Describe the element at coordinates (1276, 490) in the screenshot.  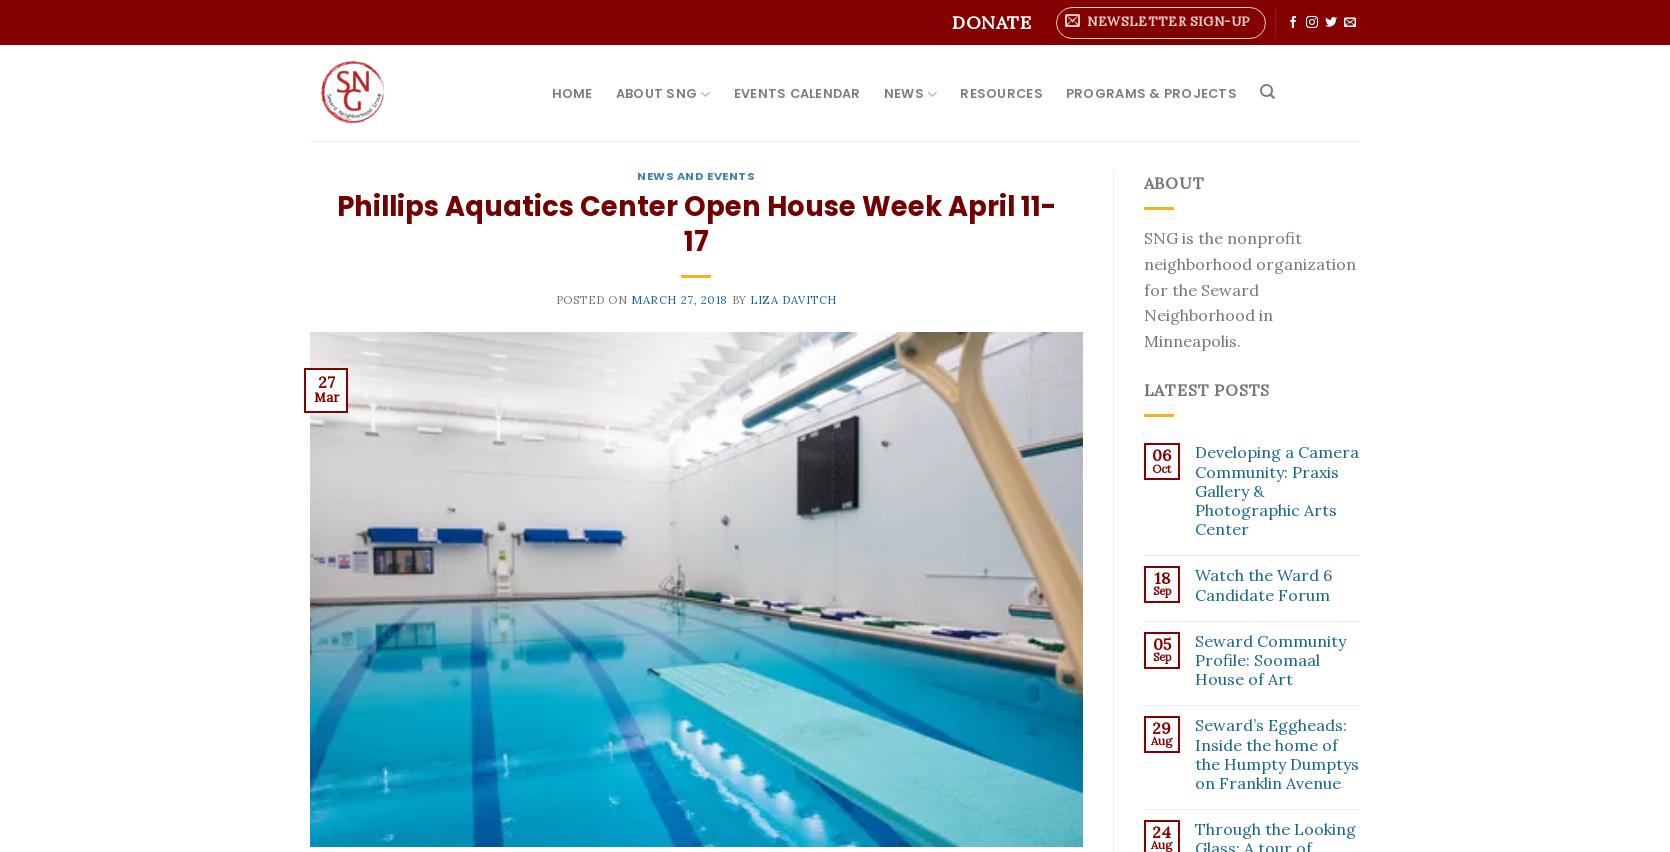
I see `'Developing a Camera Community: Praxis Gallery & Photographic Arts Center'` at that location.